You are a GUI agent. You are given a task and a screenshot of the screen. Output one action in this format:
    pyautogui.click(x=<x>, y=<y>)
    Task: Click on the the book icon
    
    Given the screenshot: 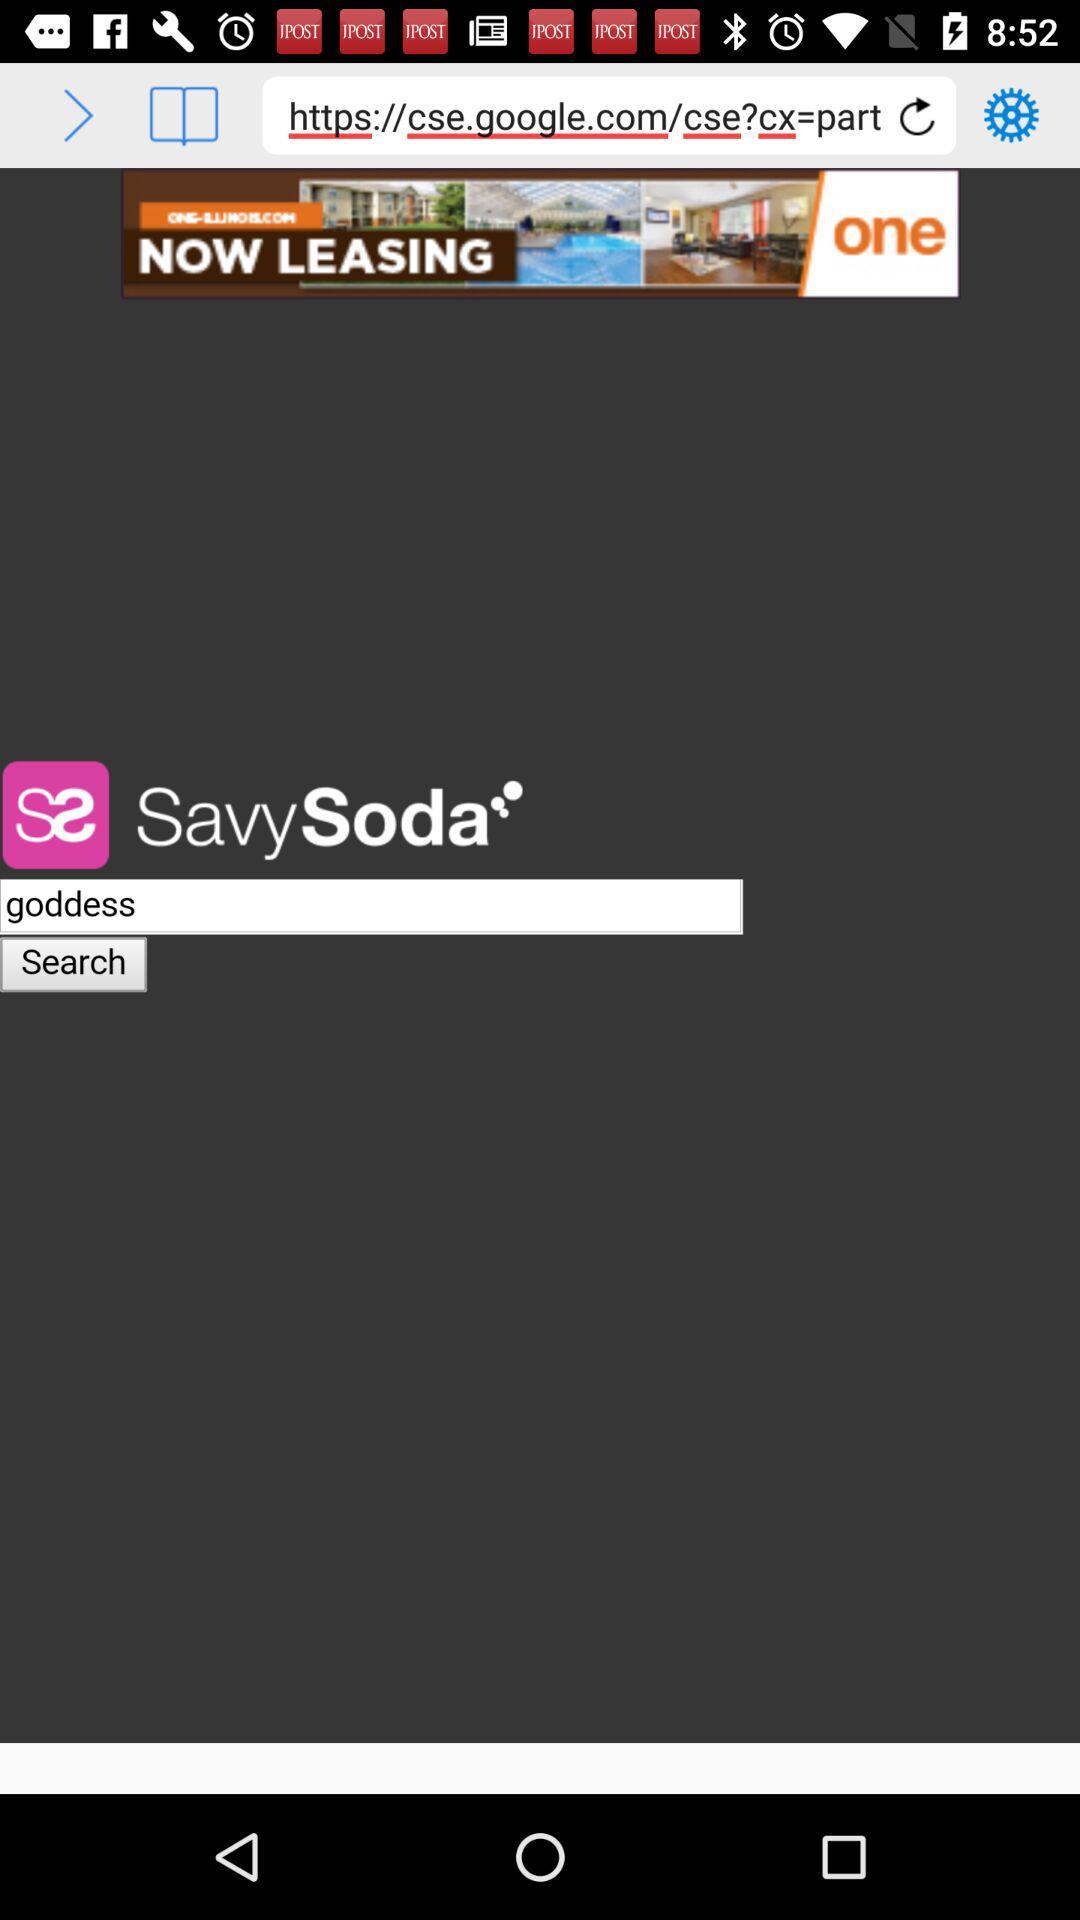 What is the action you would take?
    pyautogui.click(x=183, y=114)
    